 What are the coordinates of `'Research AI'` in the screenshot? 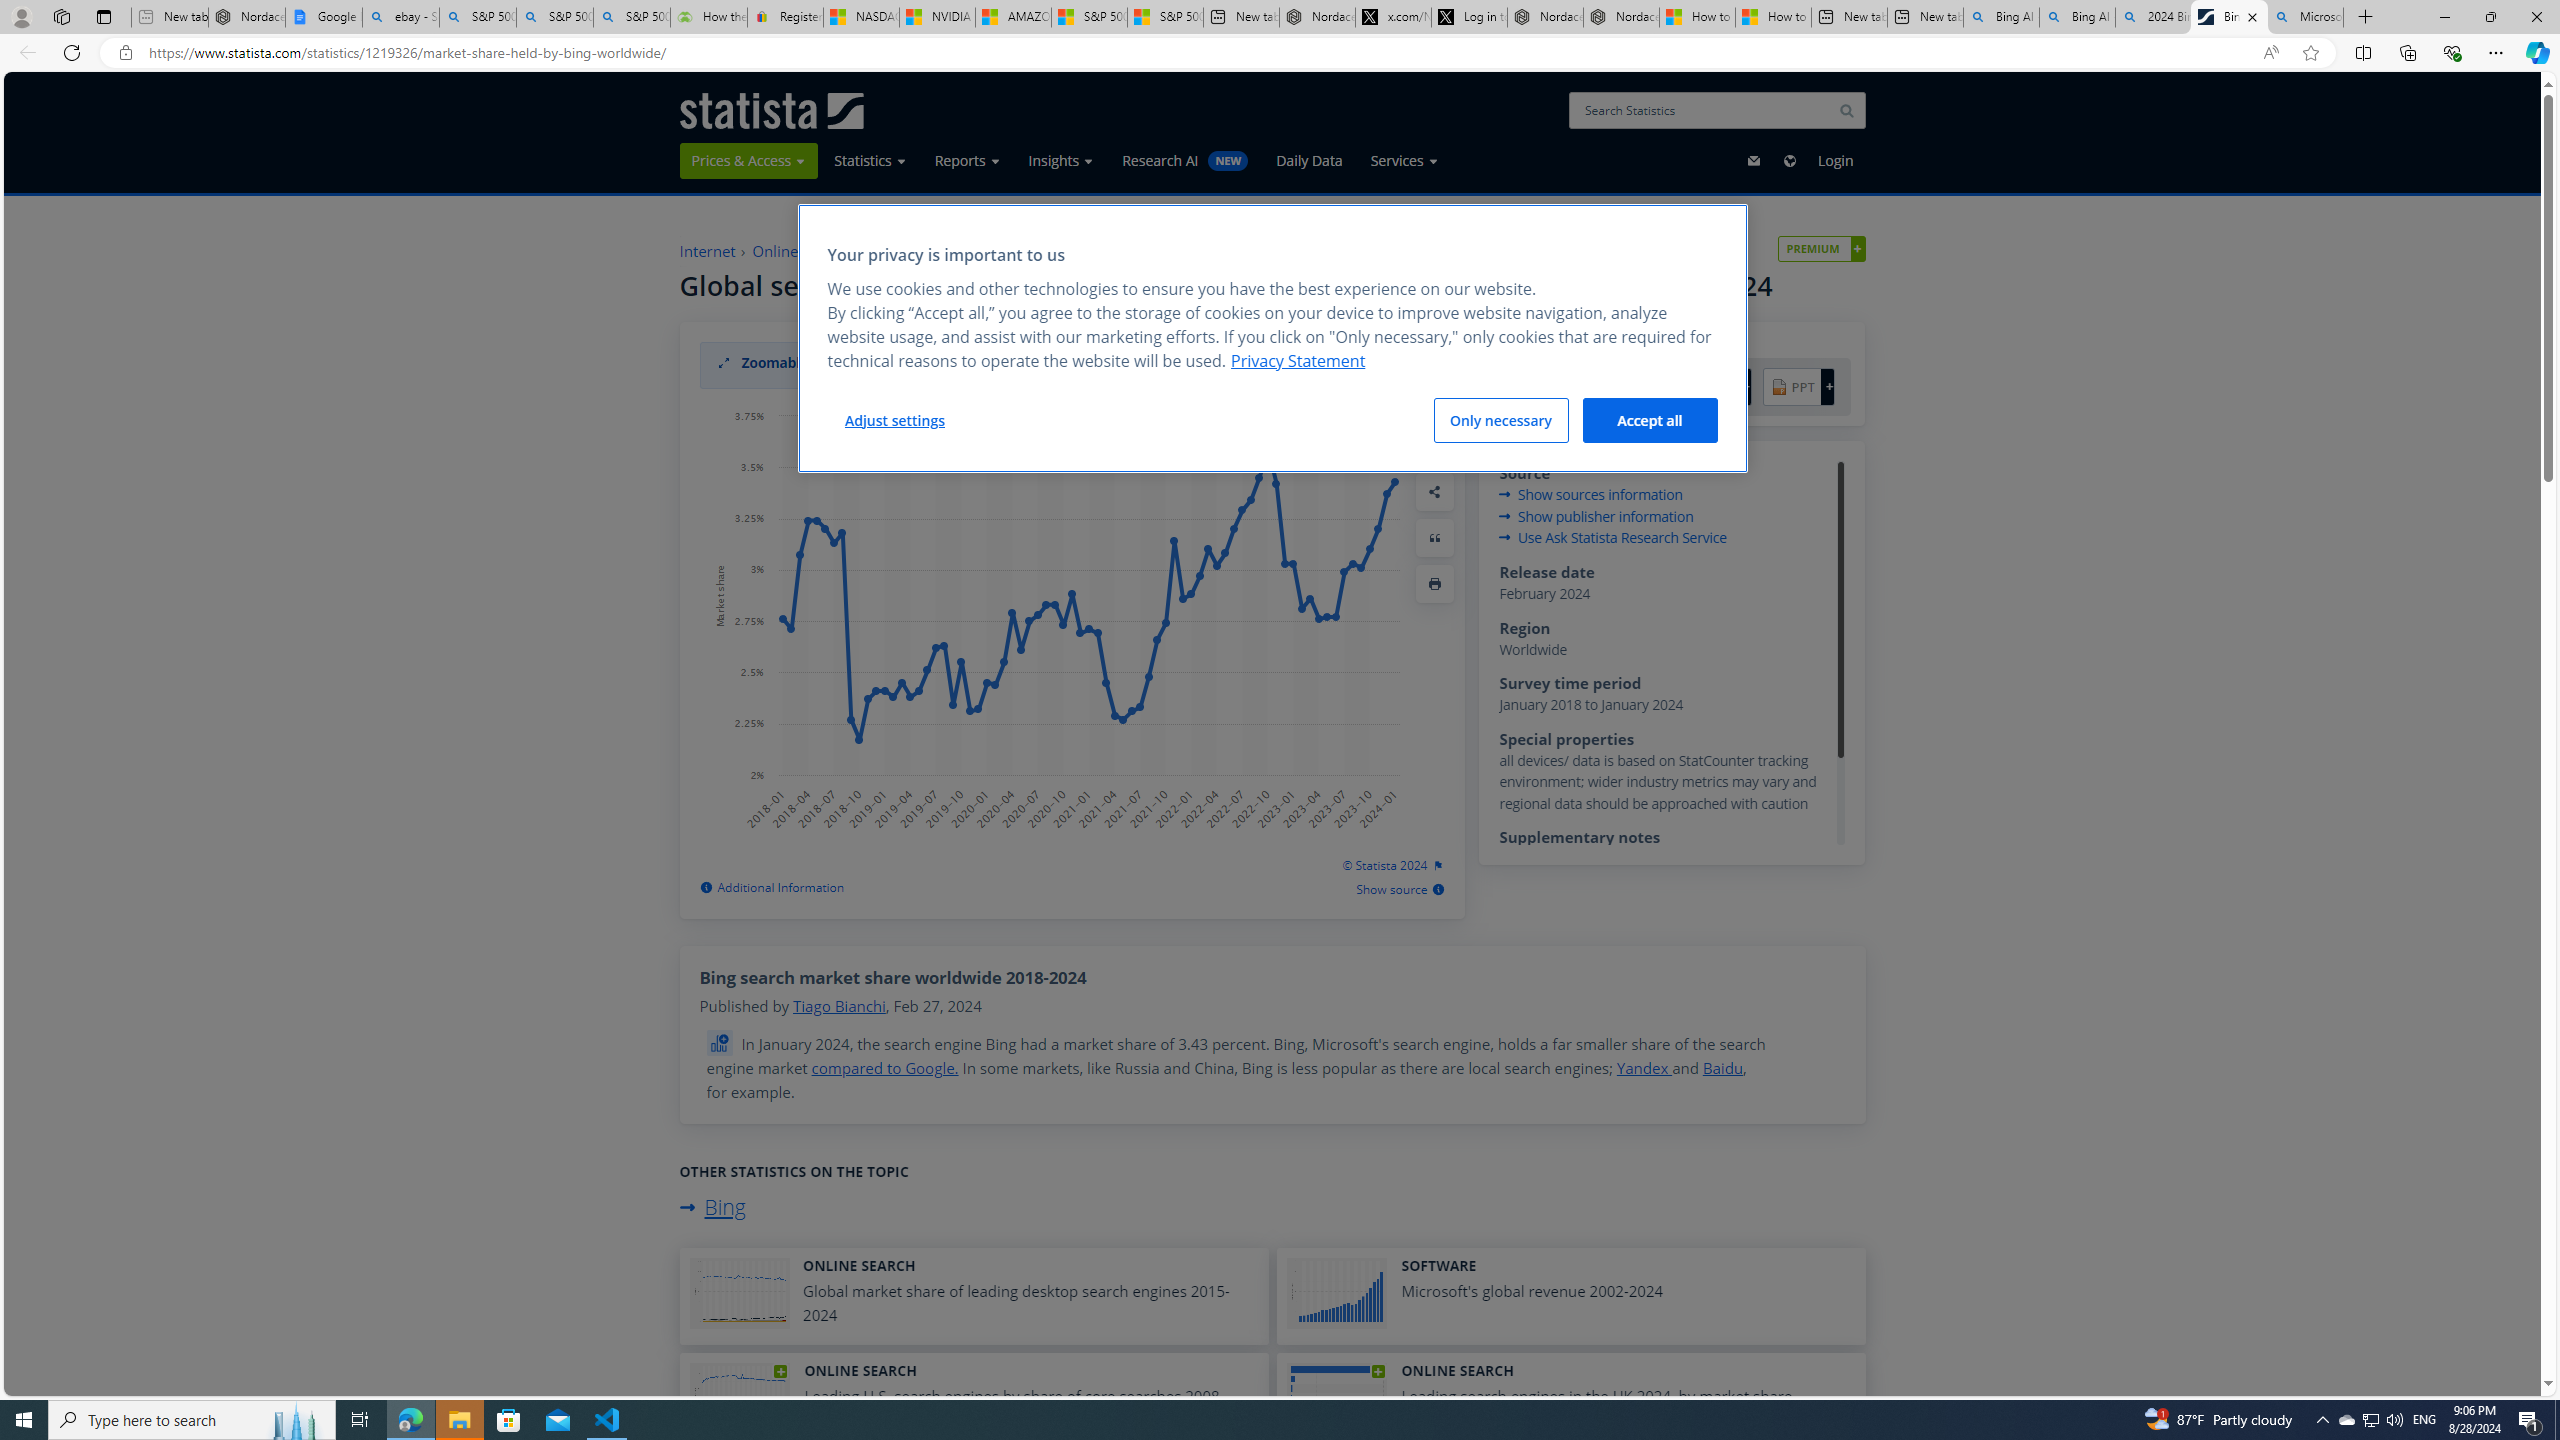 It's located at (1185, 160).